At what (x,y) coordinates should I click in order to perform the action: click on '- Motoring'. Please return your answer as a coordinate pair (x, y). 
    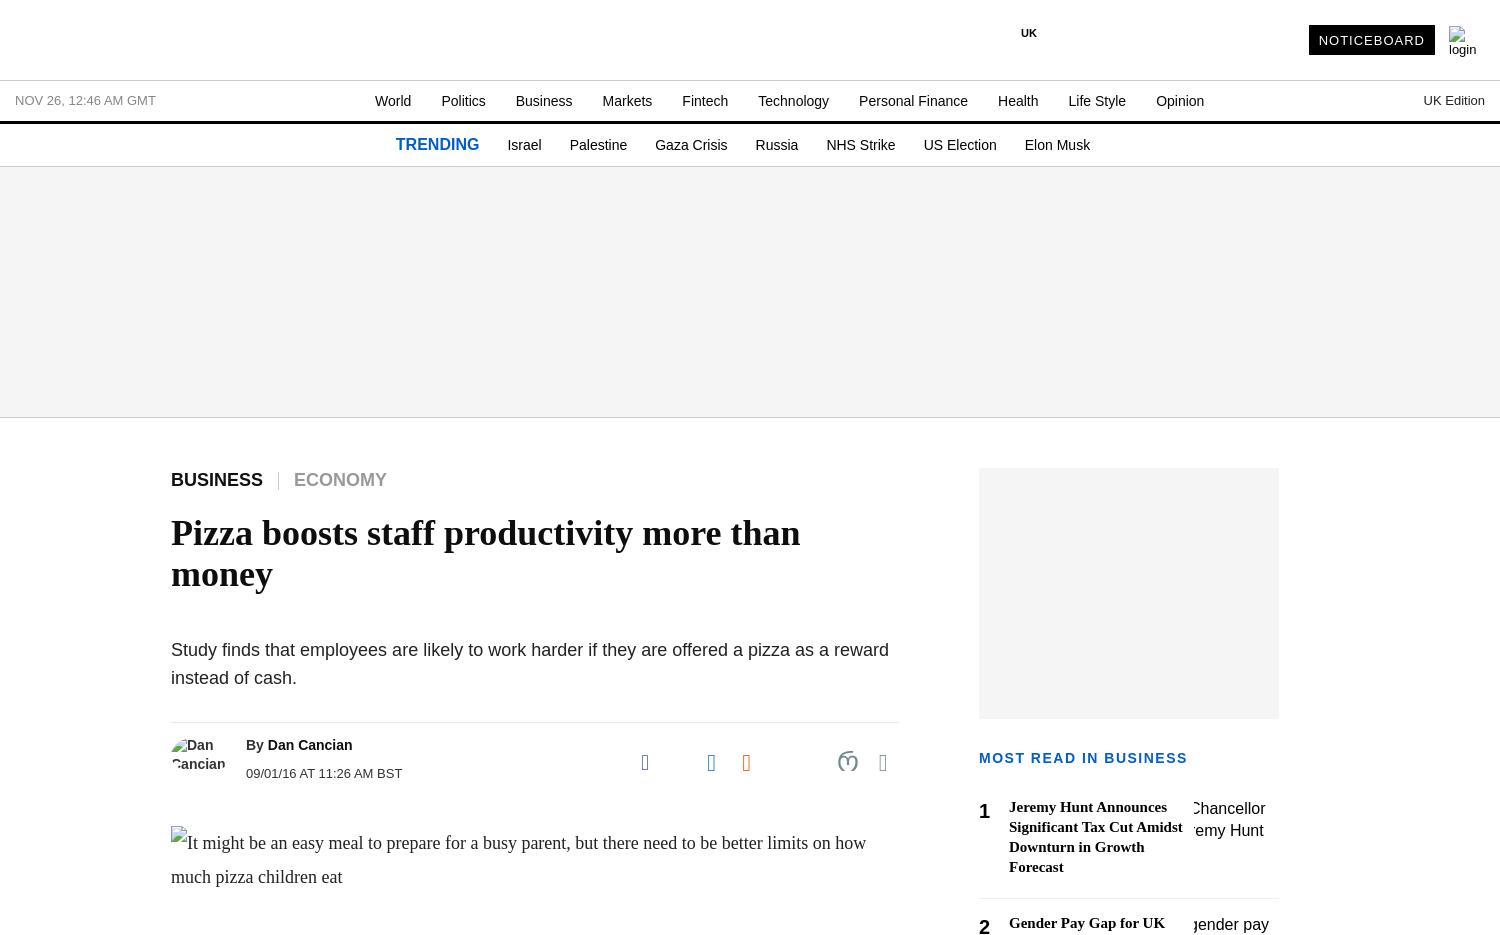
    Looking at the image, I should click on (15, 516).